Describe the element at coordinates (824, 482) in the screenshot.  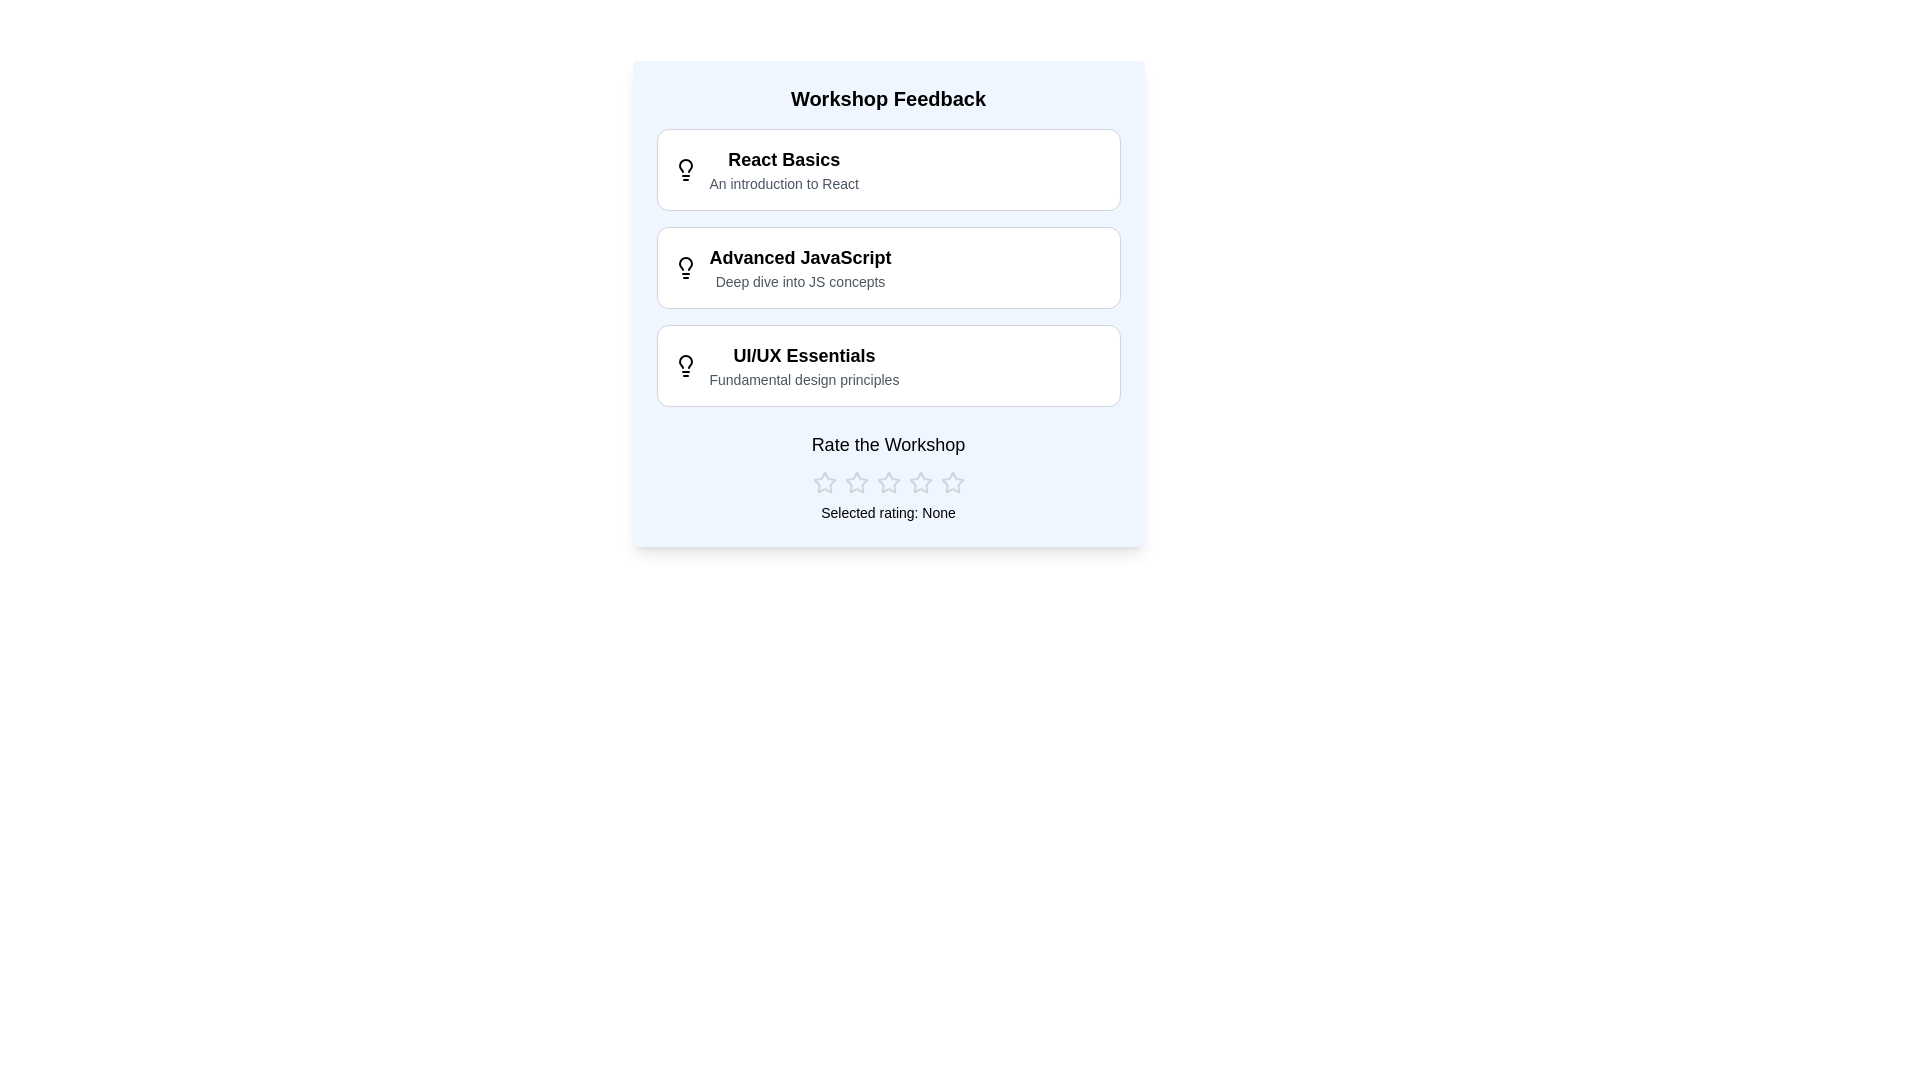
I see `the first star-shaped Iconic button for submitting a rating, located below the 'Rate the Workshop' section` at that location.